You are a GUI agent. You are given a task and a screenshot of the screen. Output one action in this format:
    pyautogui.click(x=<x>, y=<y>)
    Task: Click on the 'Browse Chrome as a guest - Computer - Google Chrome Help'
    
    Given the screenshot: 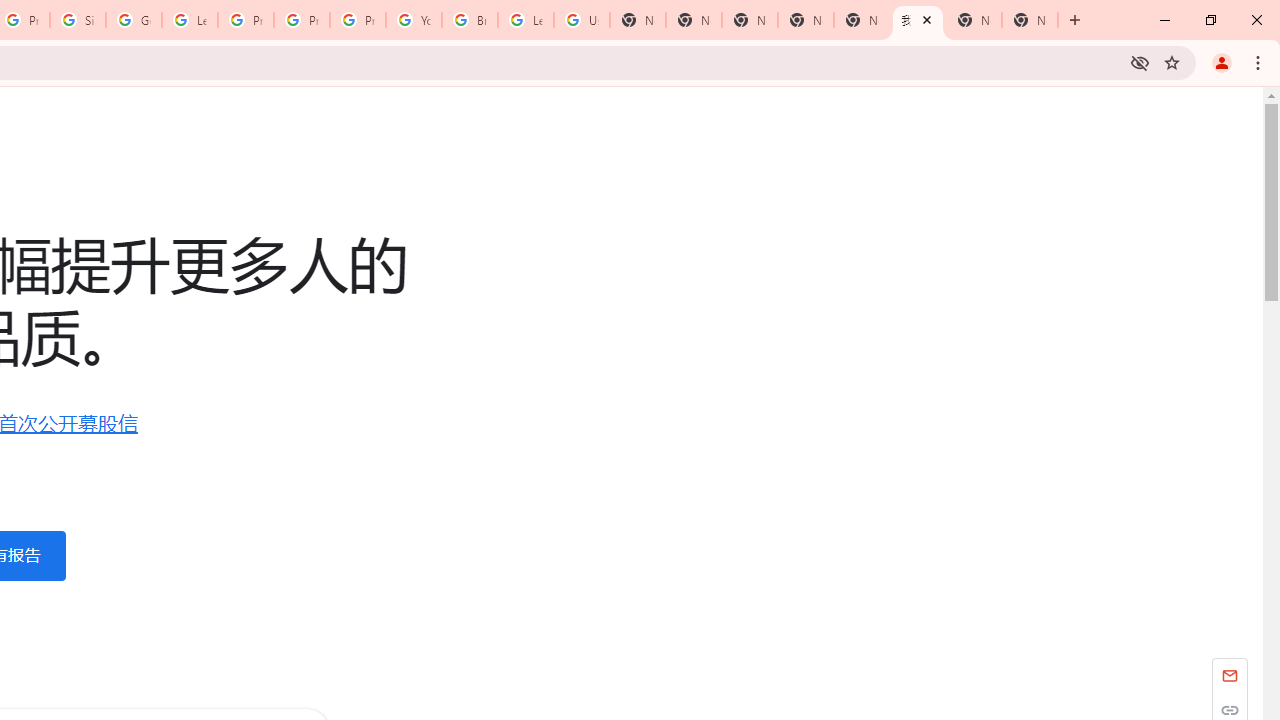 What is the action you would take?
    pyautogui.click(x=468, y=20)
    